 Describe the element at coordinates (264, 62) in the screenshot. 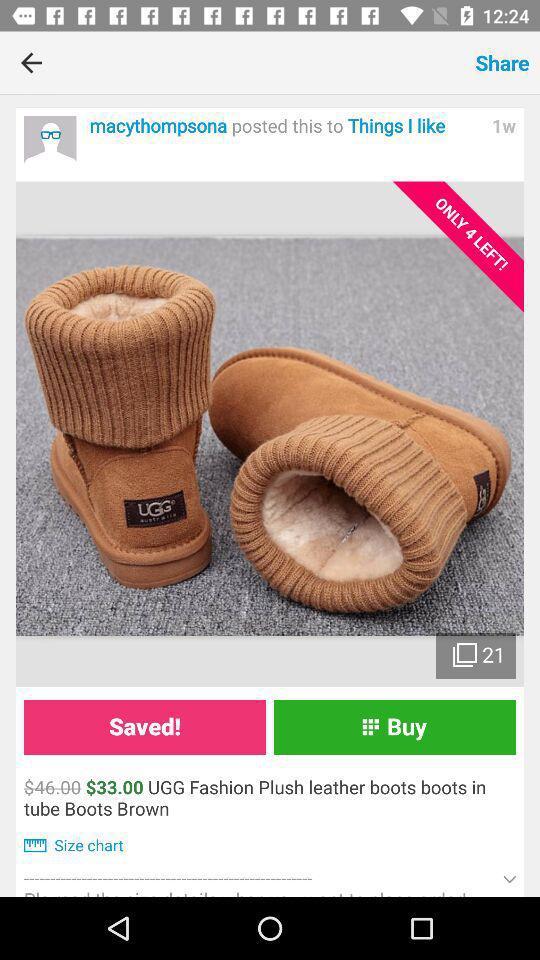

I see `the item to the left of the share icon` at that location.